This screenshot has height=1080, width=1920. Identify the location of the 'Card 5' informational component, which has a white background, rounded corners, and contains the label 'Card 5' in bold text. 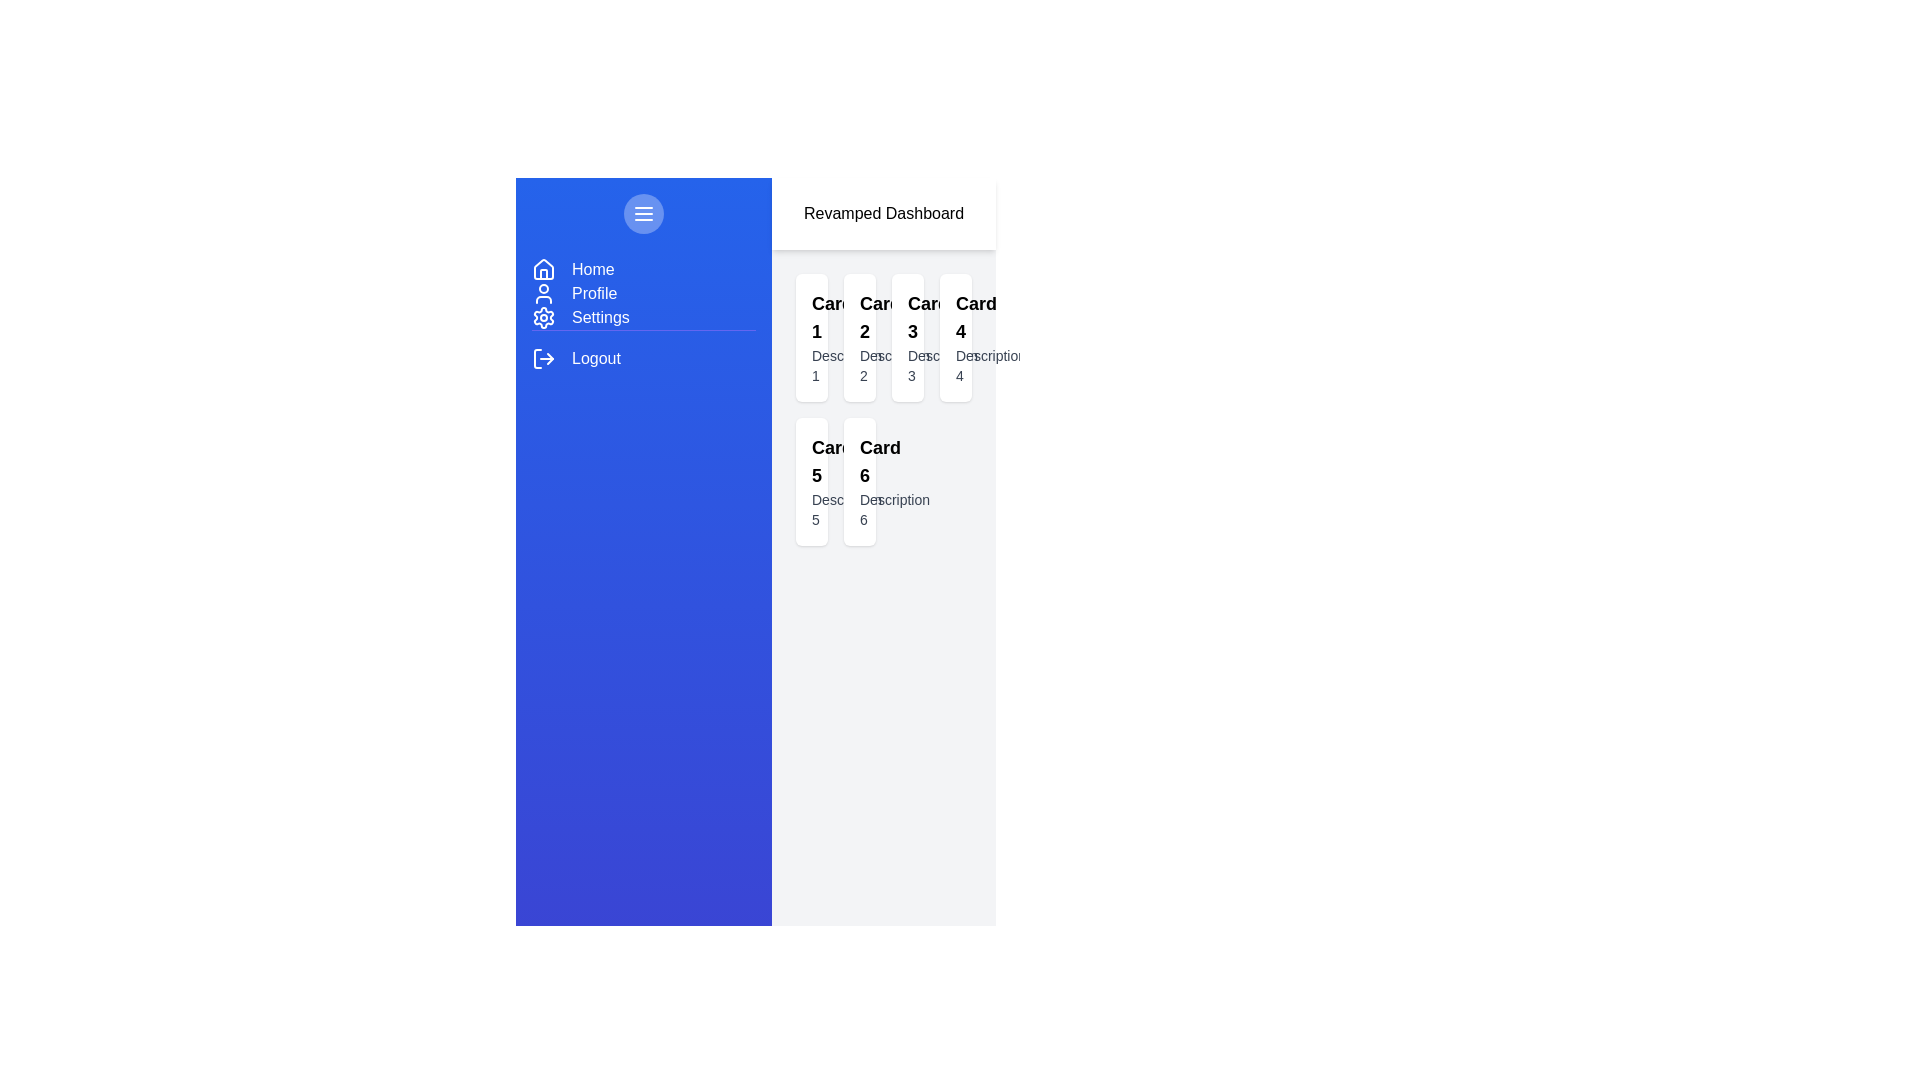
(811, 482).